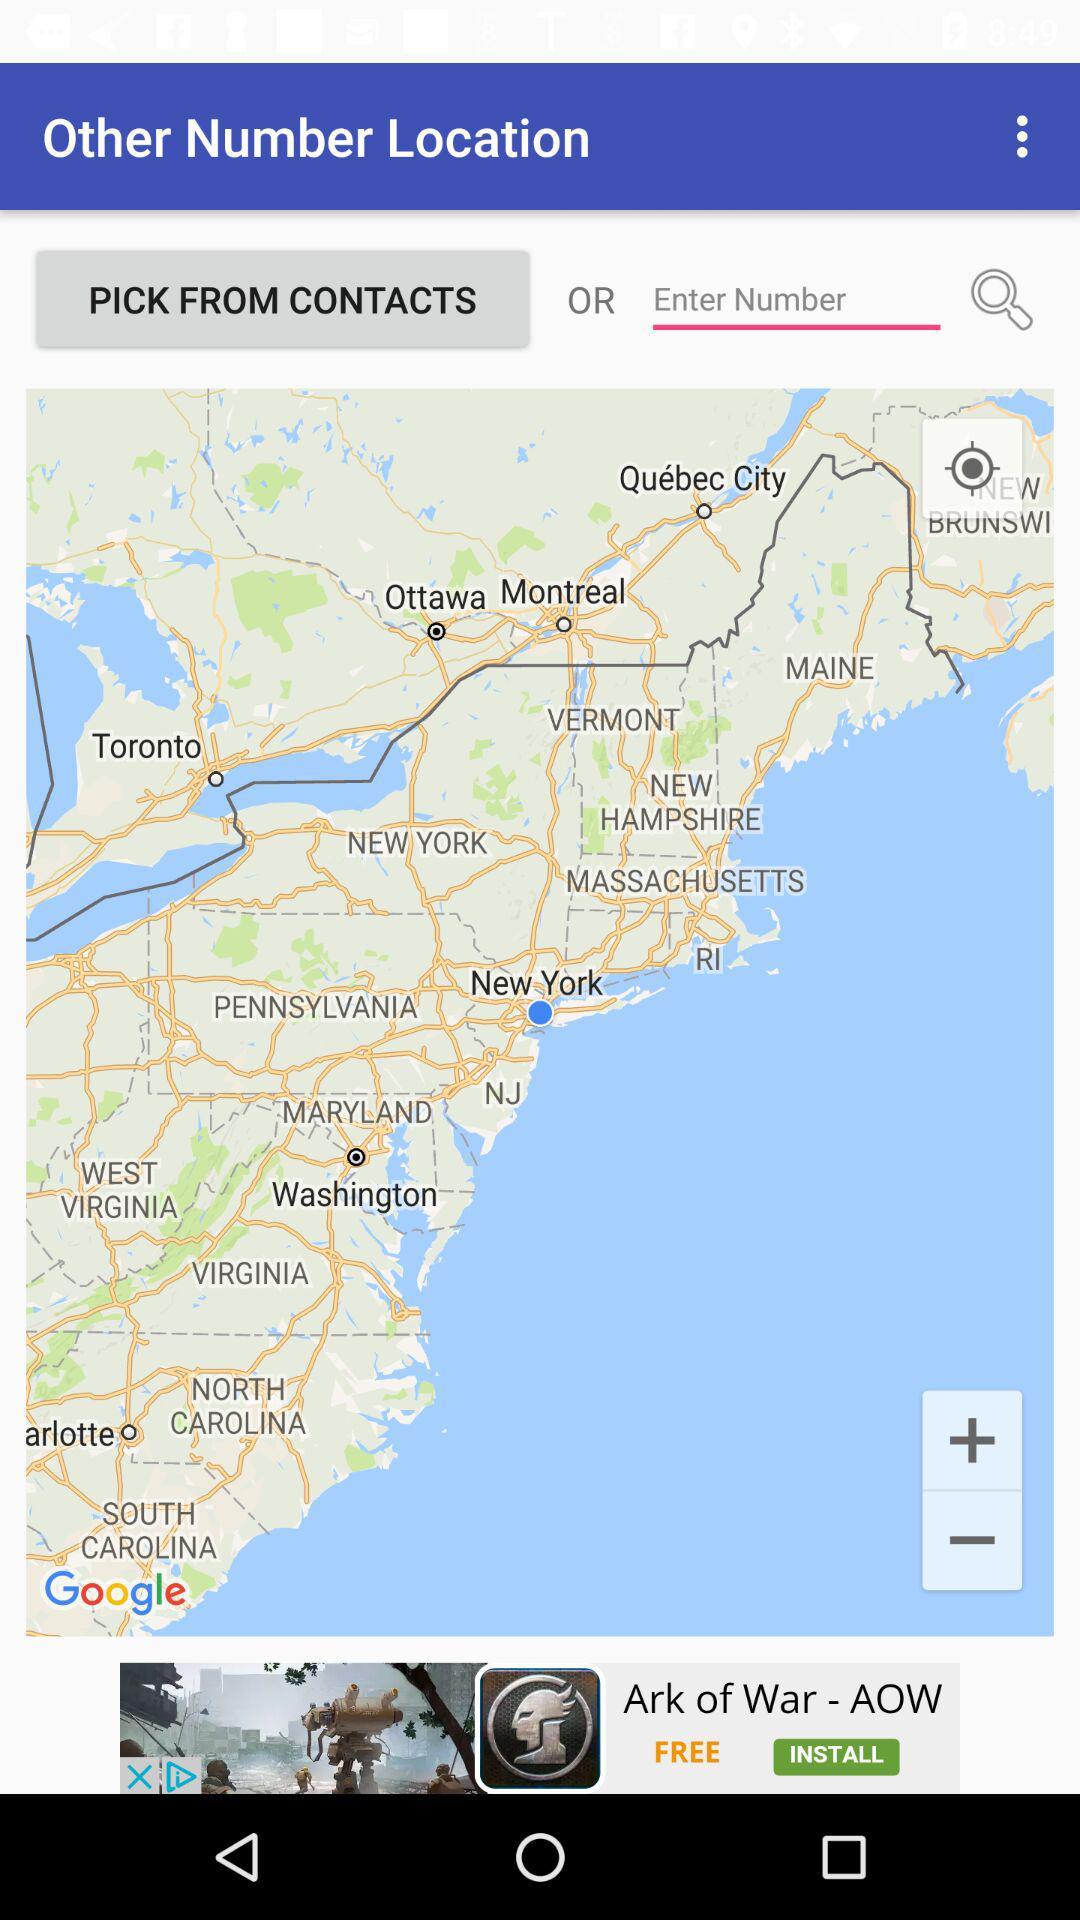  Describe the element at coordinates (795, 298) in the screenshot. I see `type number` at that location.